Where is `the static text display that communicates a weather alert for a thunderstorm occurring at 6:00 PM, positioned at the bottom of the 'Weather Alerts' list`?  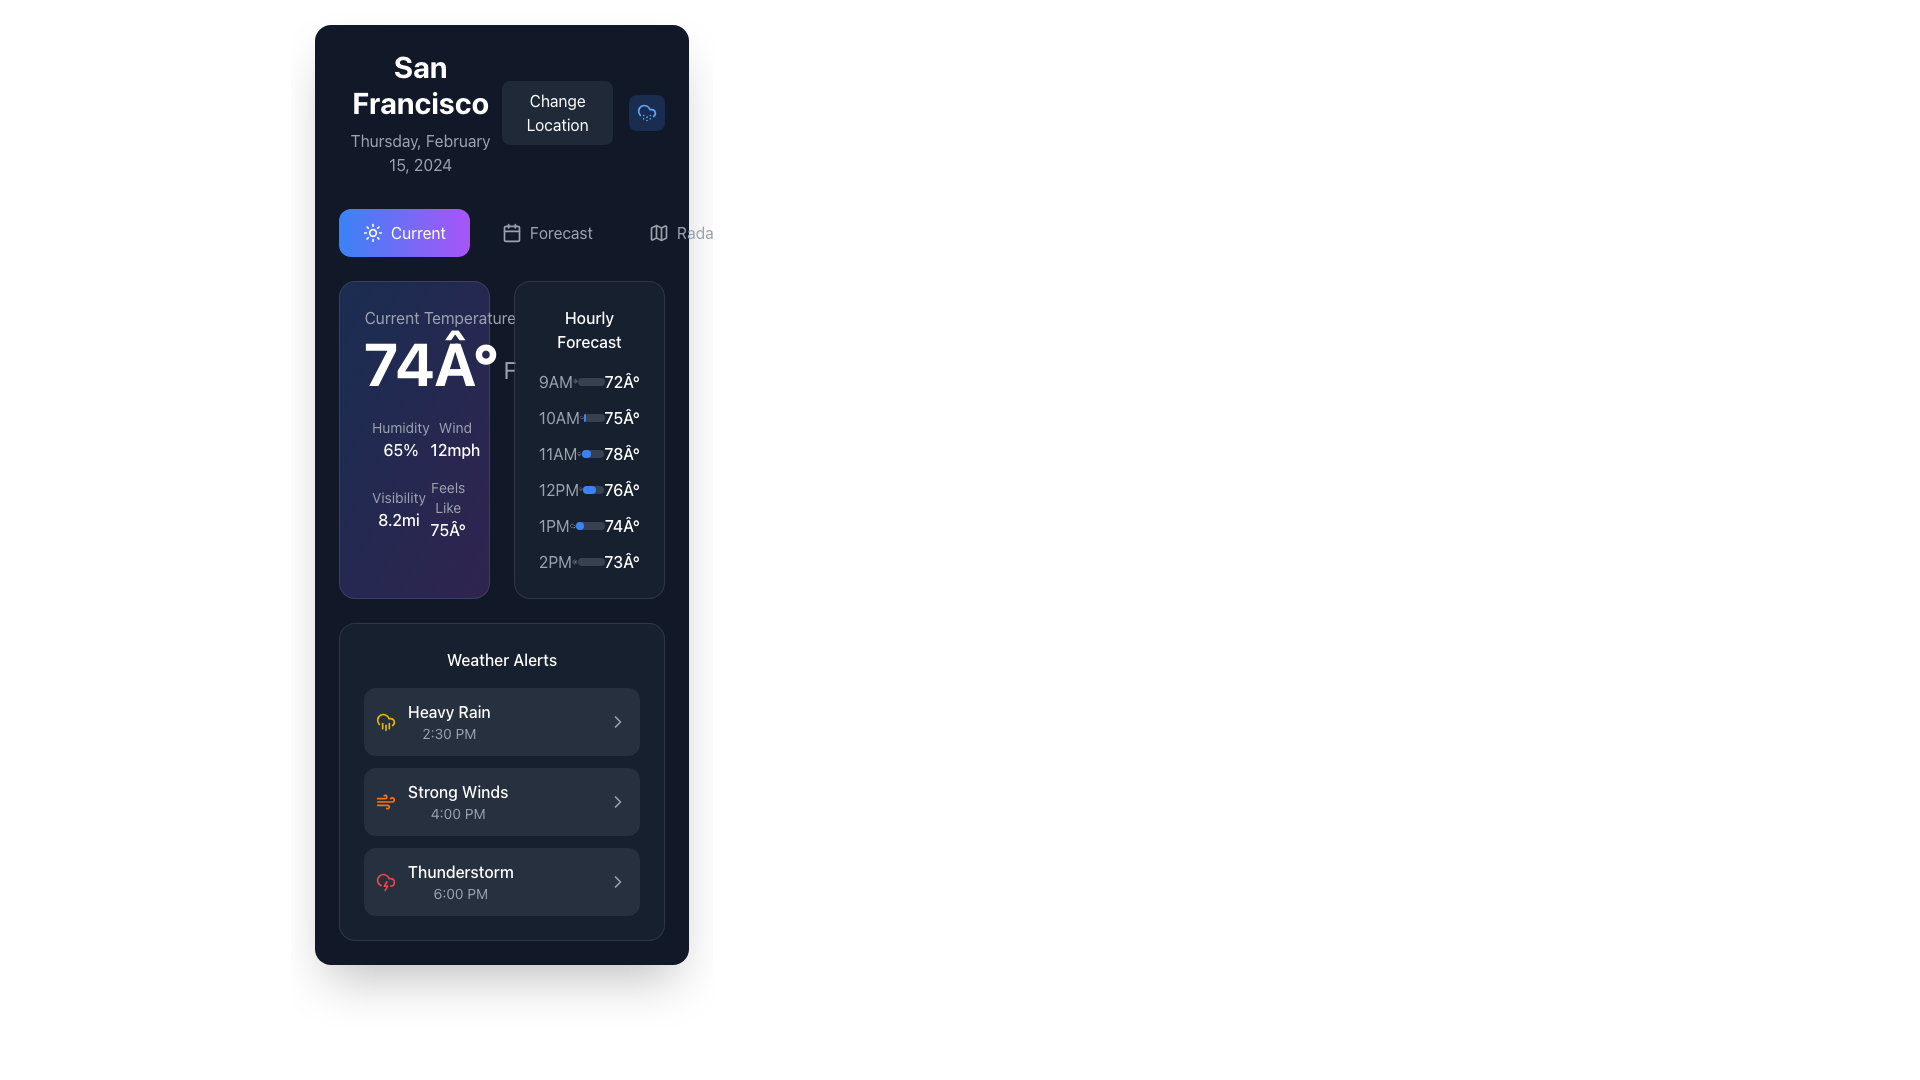 the static text display that communicates a weather alert for a thunderstorm occurring at 6:00 PM, positioned at the bottom of the 'Weather Alerts' list is located at coordinates (459, 881).